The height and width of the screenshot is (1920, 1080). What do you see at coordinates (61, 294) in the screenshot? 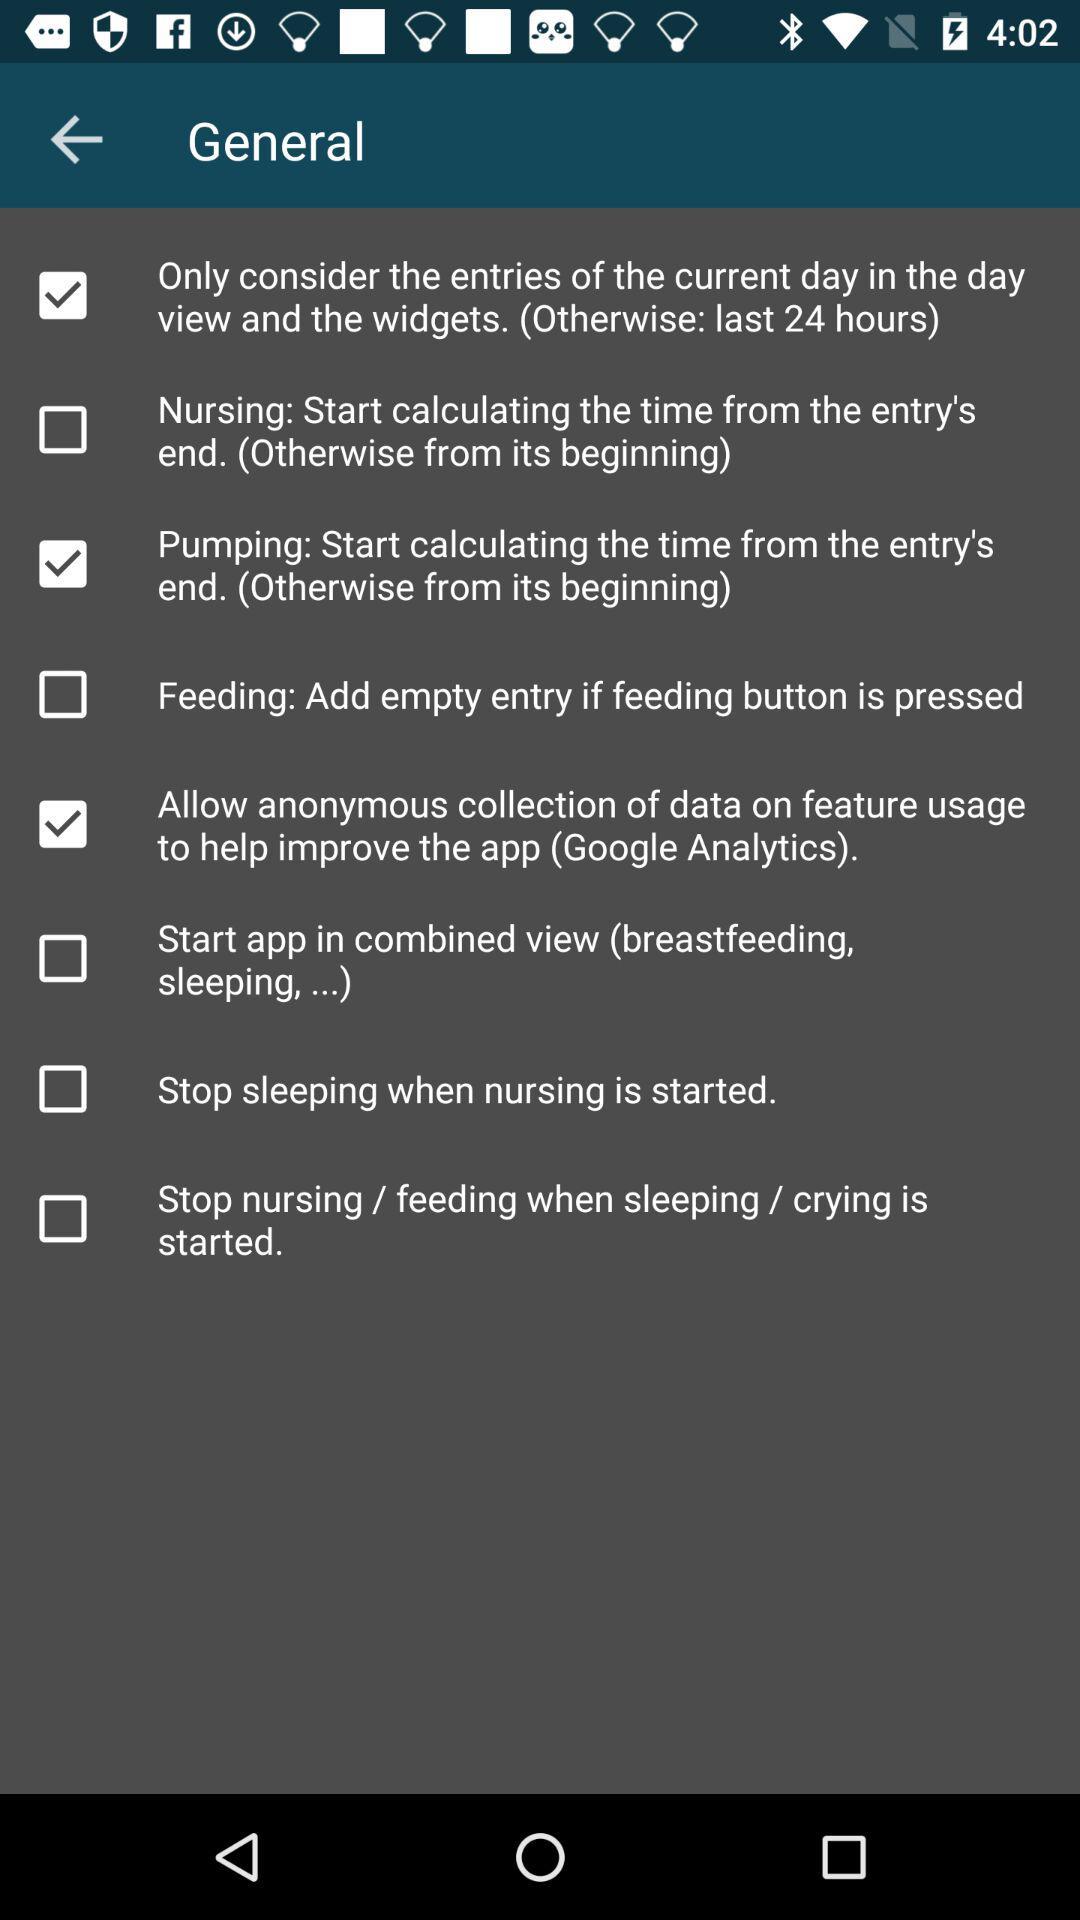
I see `box` at bounding box center [61, 294].